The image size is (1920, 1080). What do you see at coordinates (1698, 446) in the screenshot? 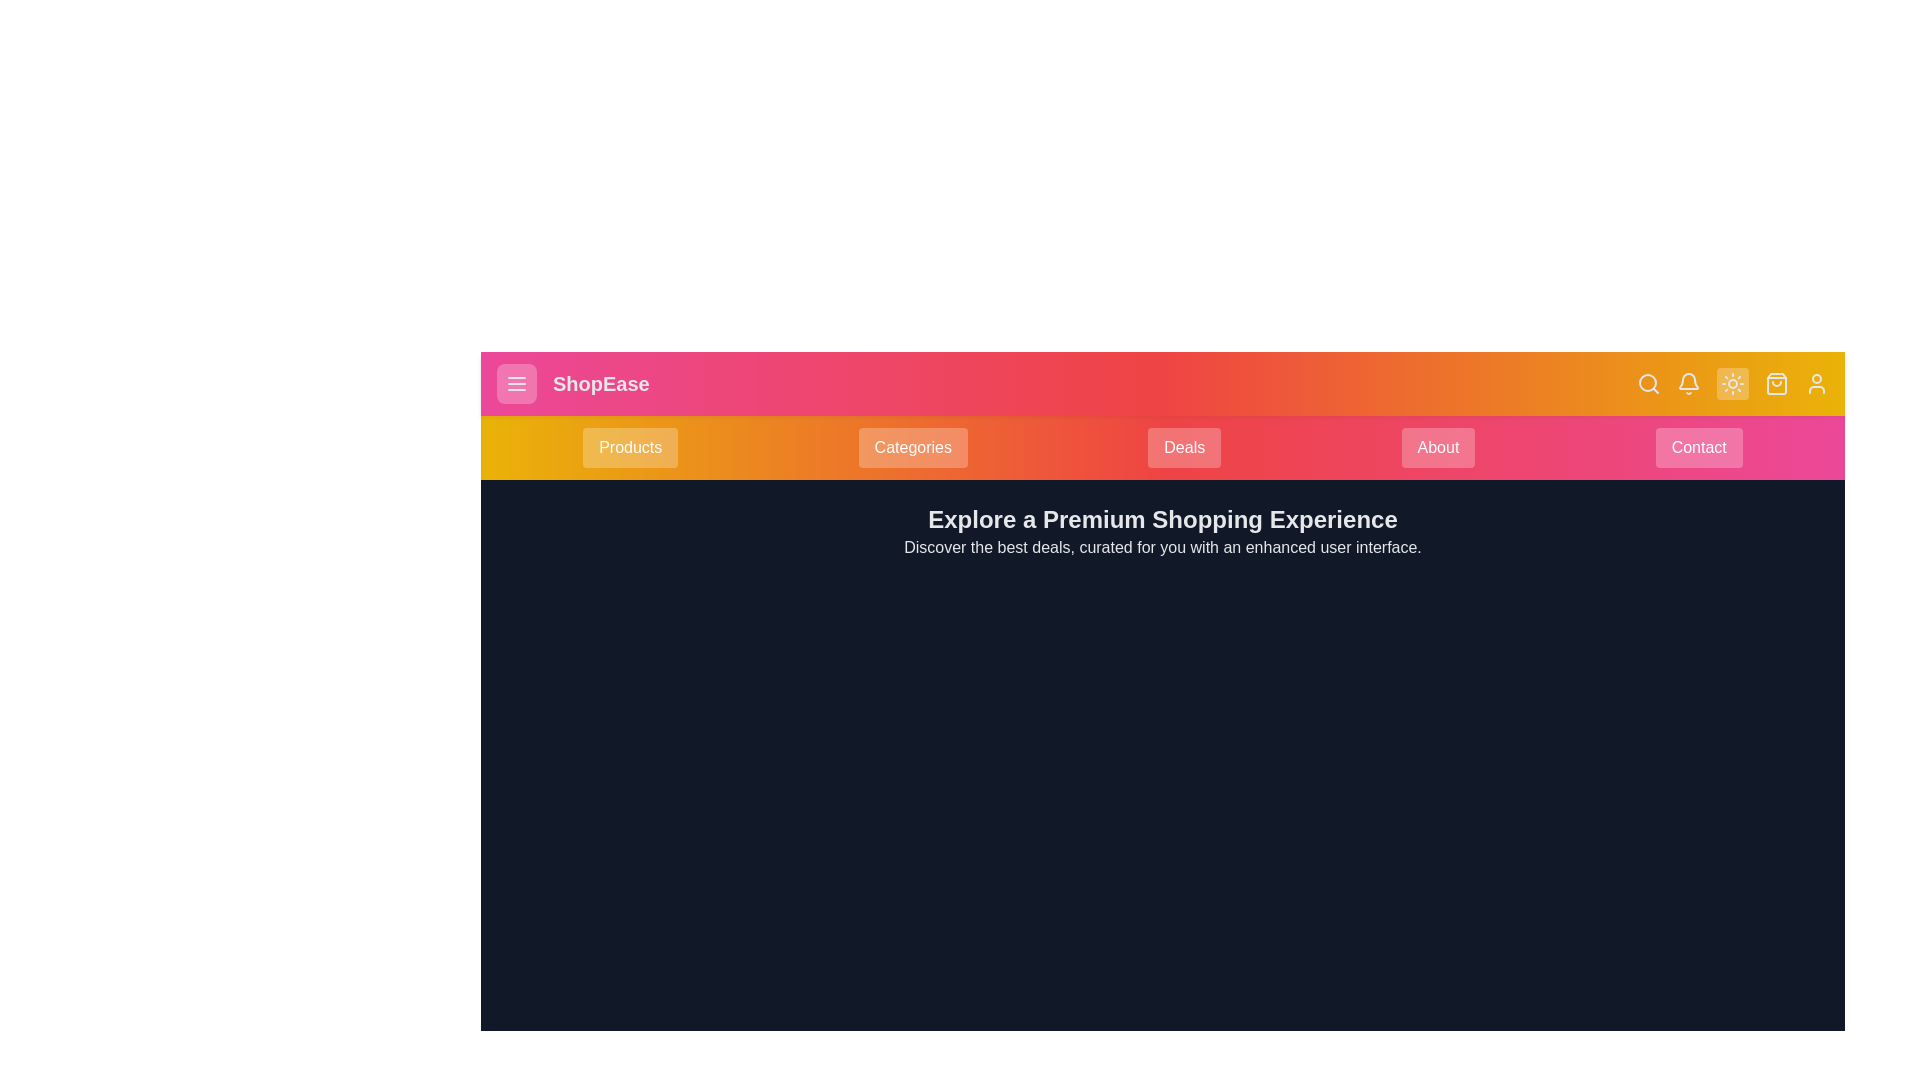
I see `the Contact button in the navigation bar to navigate to the respective section` at bounding box center [1698, 446].